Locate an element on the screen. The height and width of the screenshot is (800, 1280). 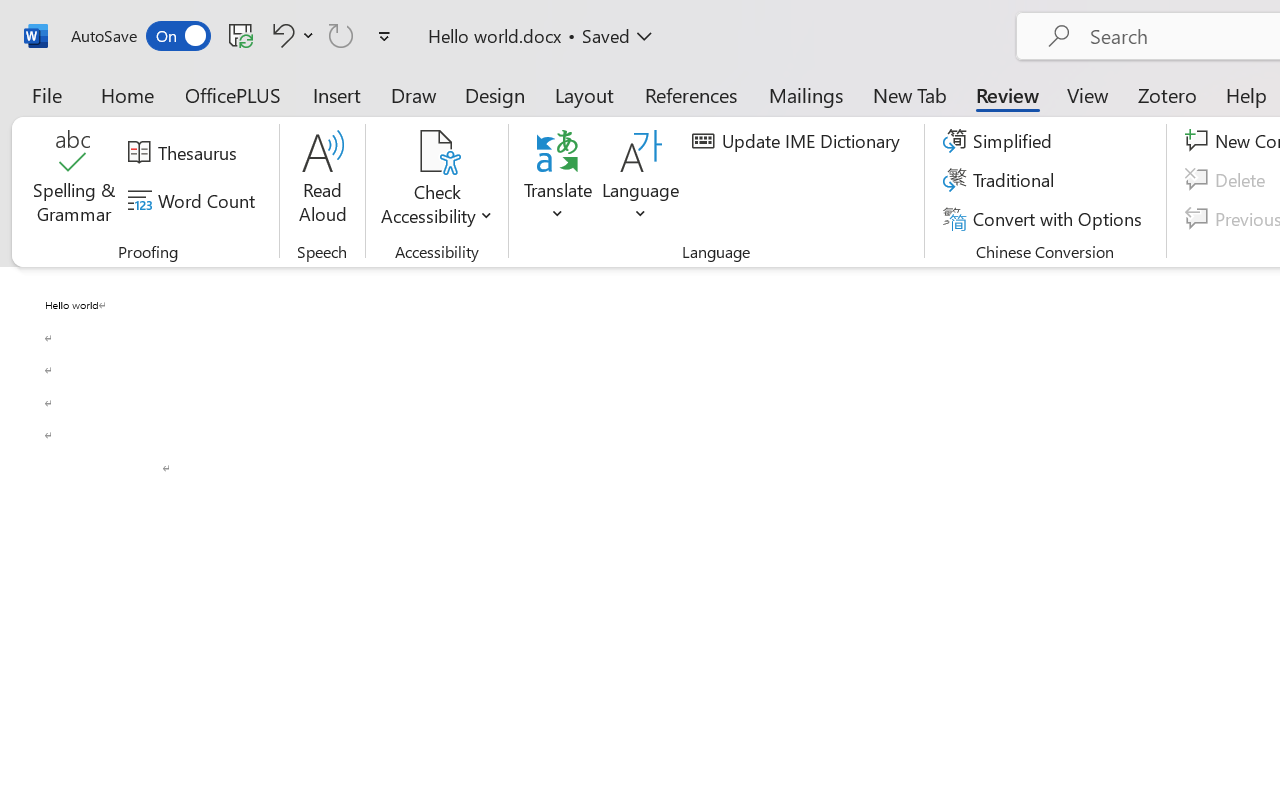
'OfficePLUS' is located at coordinates (233, 94).